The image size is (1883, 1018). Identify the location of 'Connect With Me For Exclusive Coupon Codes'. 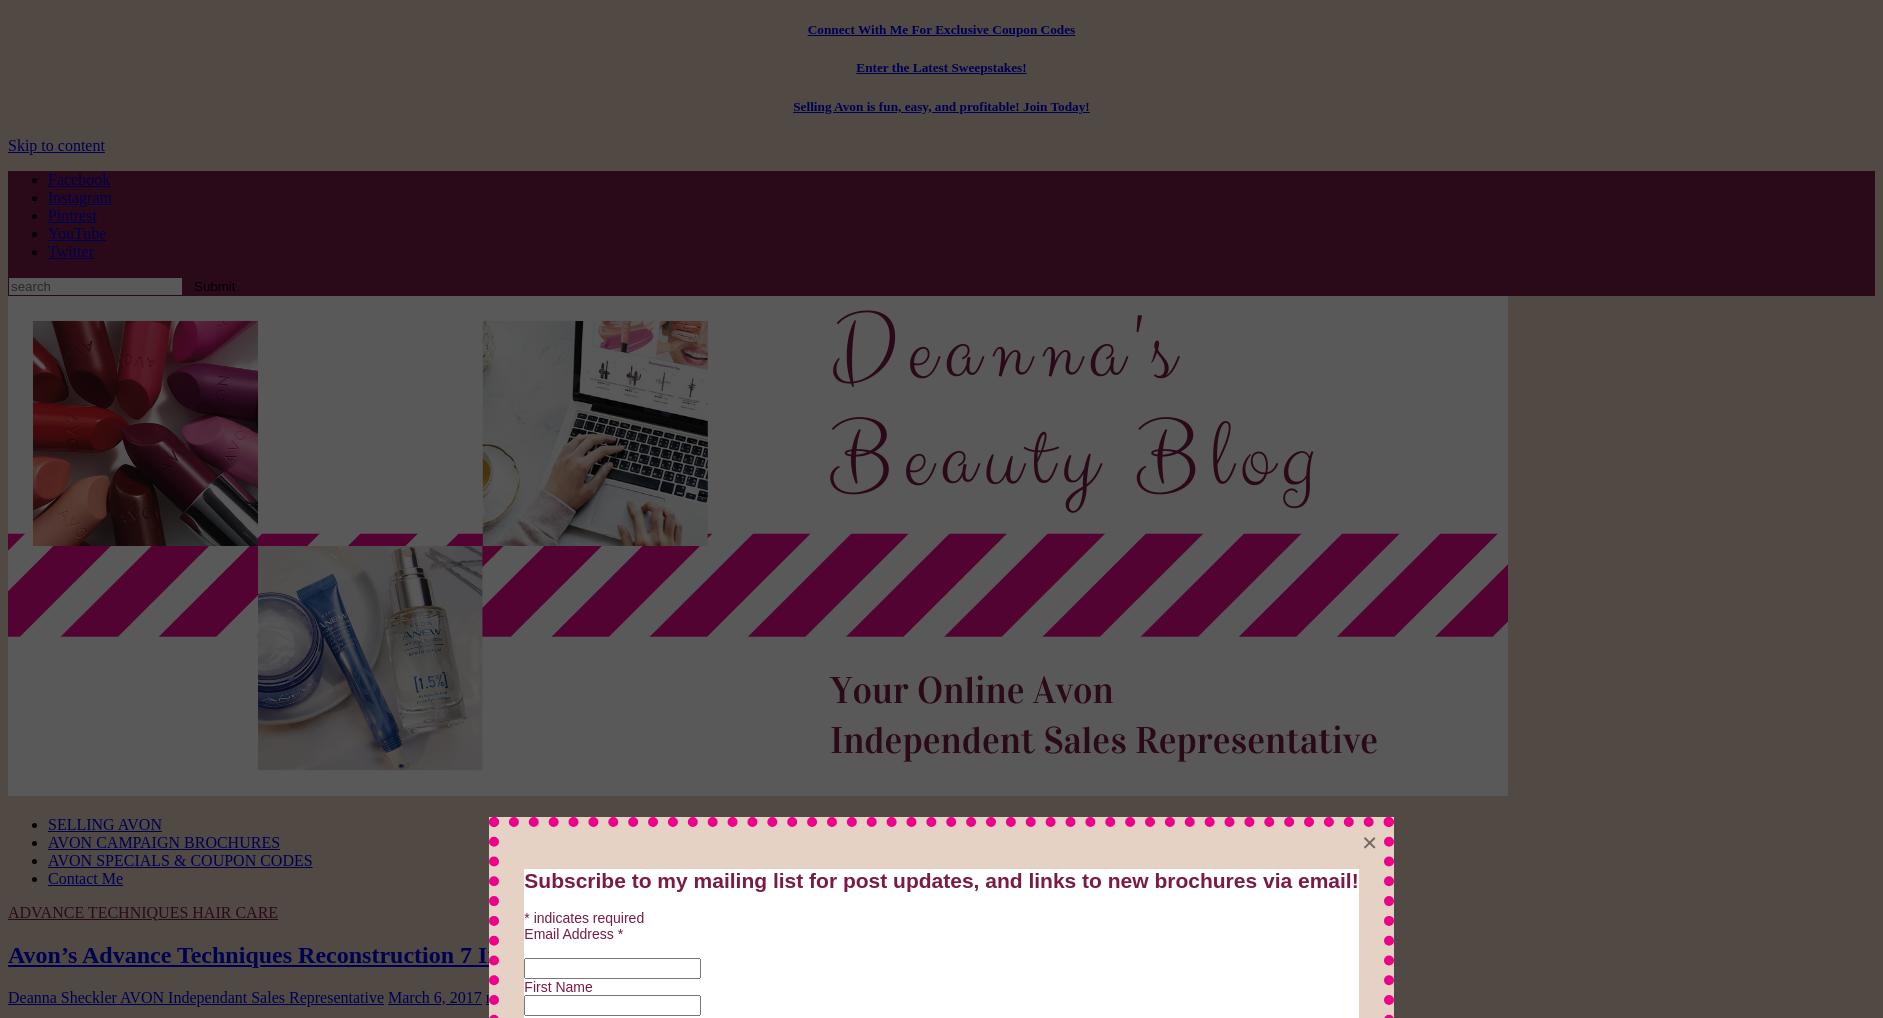
(939, 28).